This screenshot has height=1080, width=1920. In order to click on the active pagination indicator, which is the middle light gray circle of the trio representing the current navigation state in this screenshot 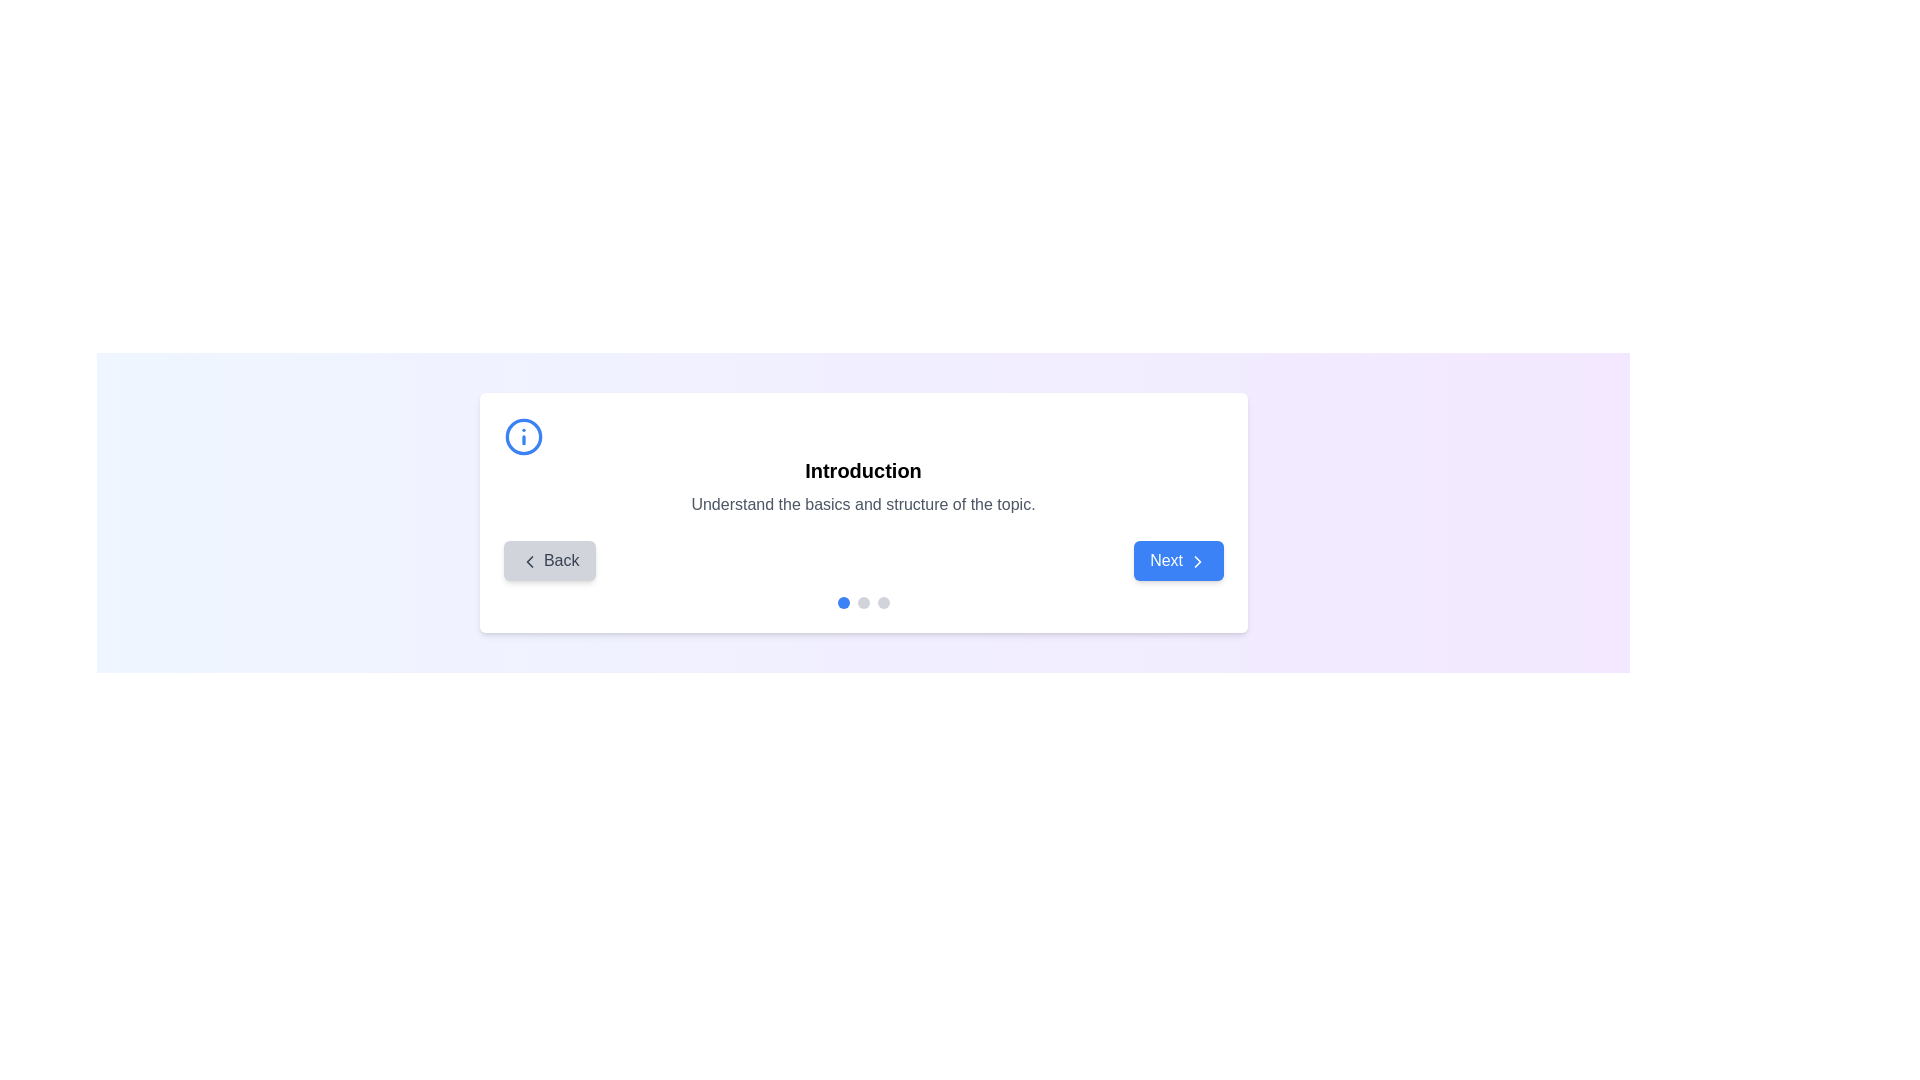, I will do `click(863, 601)`.